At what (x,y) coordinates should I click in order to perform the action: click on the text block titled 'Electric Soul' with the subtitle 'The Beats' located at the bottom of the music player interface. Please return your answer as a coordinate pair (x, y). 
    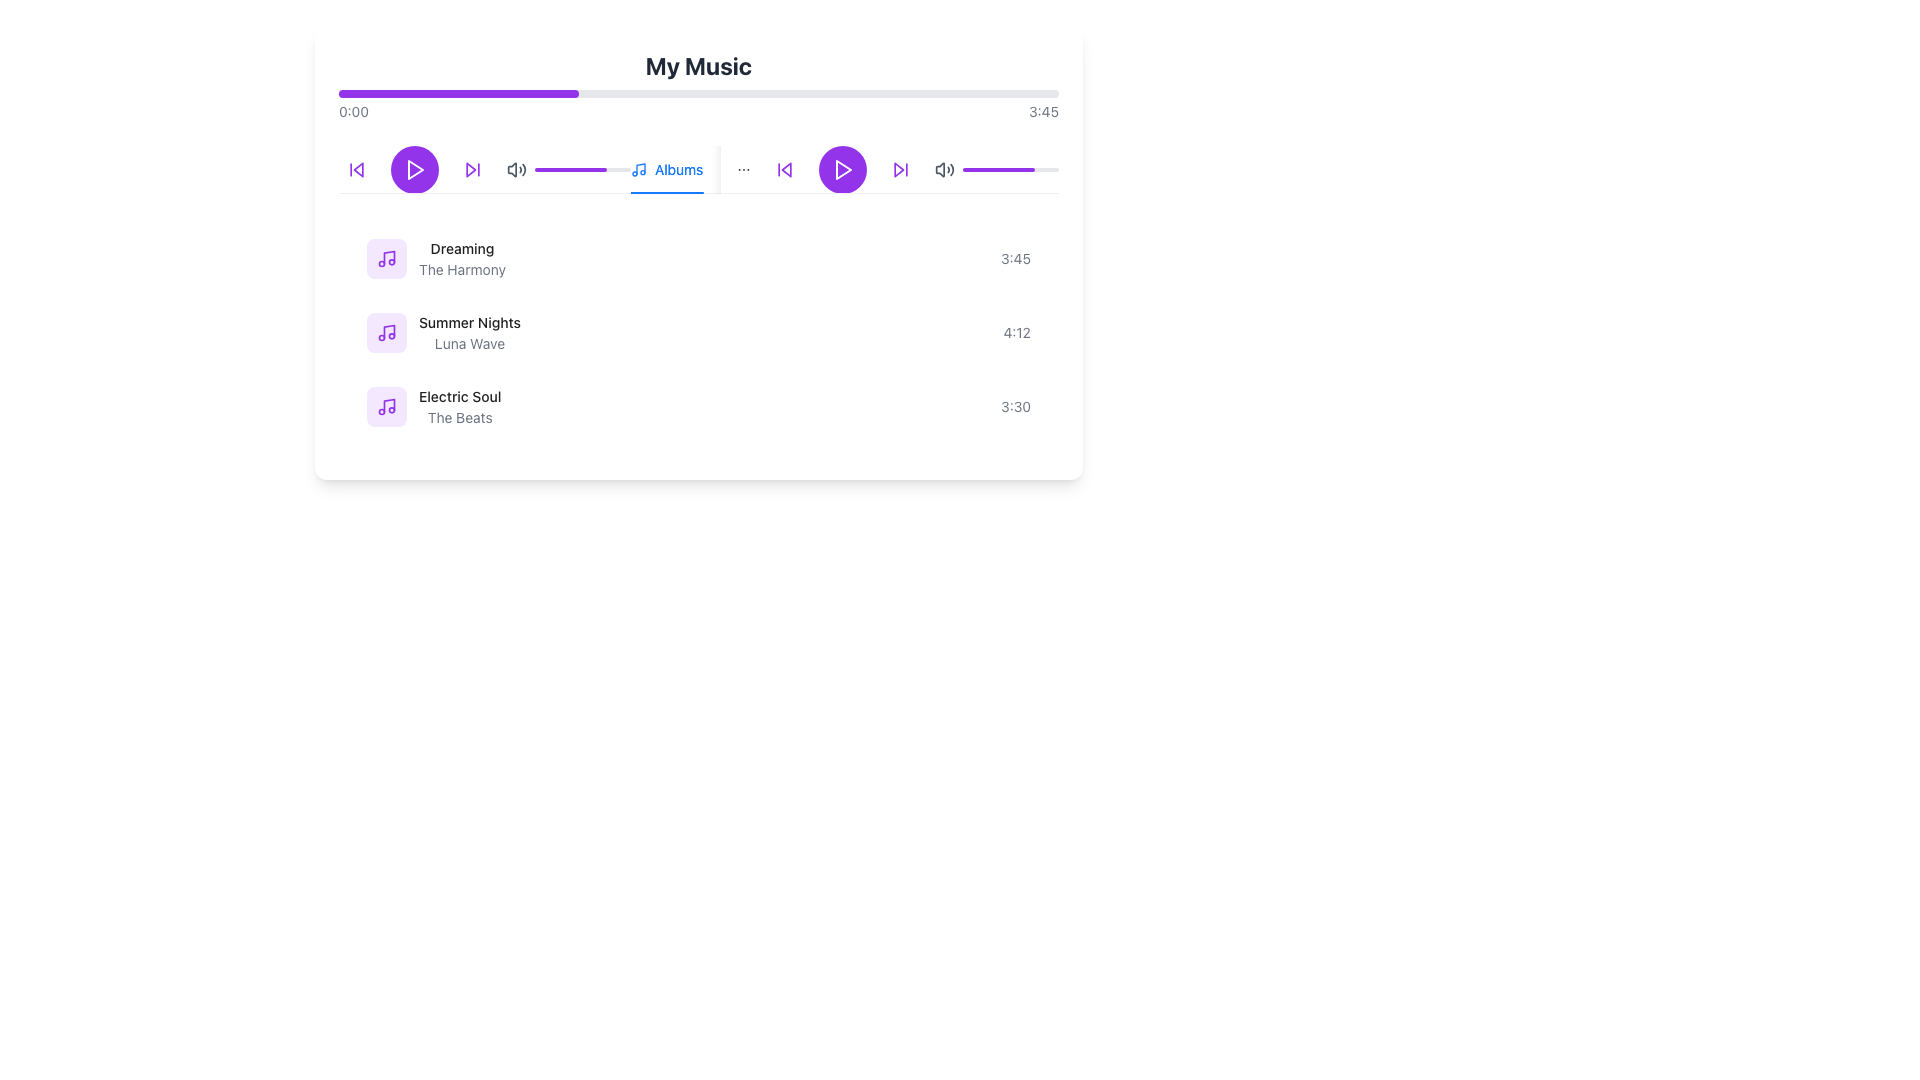
    Looking at the image, I should click on (459, 406).